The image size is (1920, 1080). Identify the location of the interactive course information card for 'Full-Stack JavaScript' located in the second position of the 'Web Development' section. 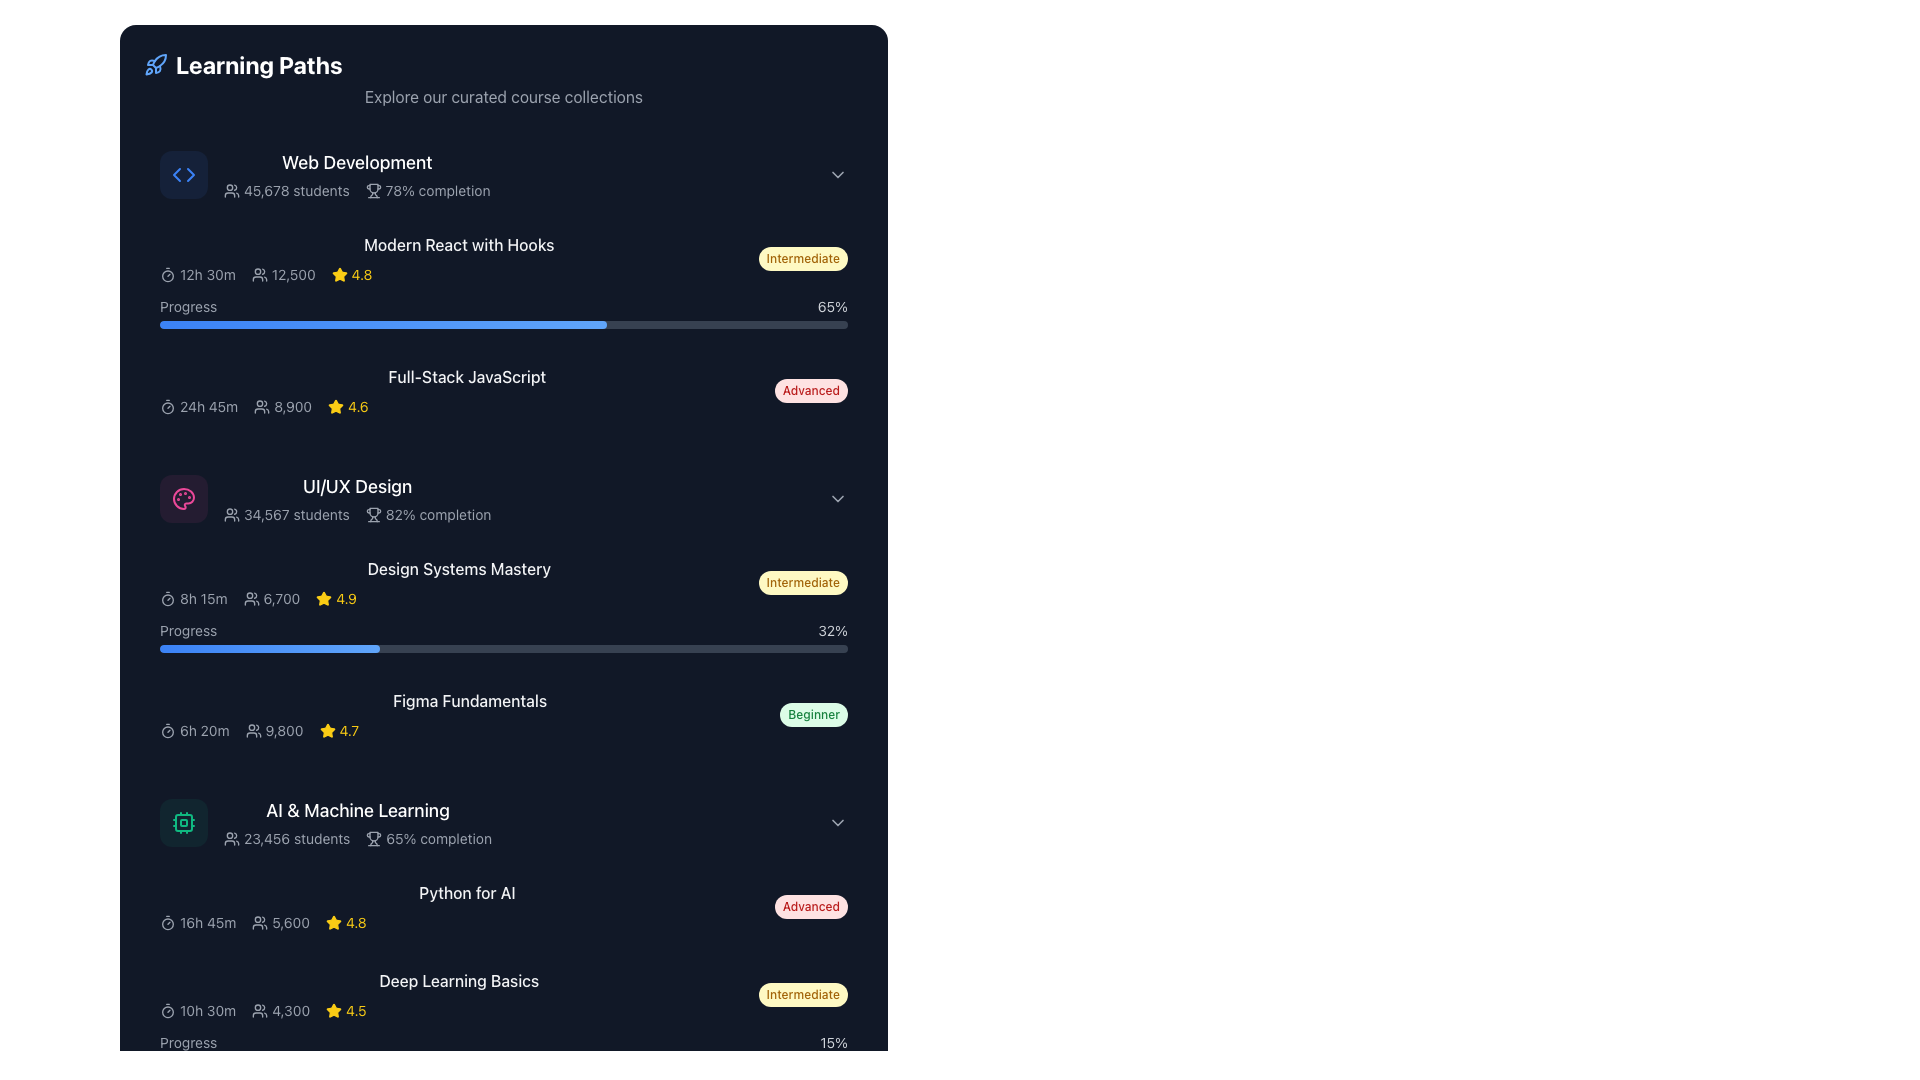
(504, 390).